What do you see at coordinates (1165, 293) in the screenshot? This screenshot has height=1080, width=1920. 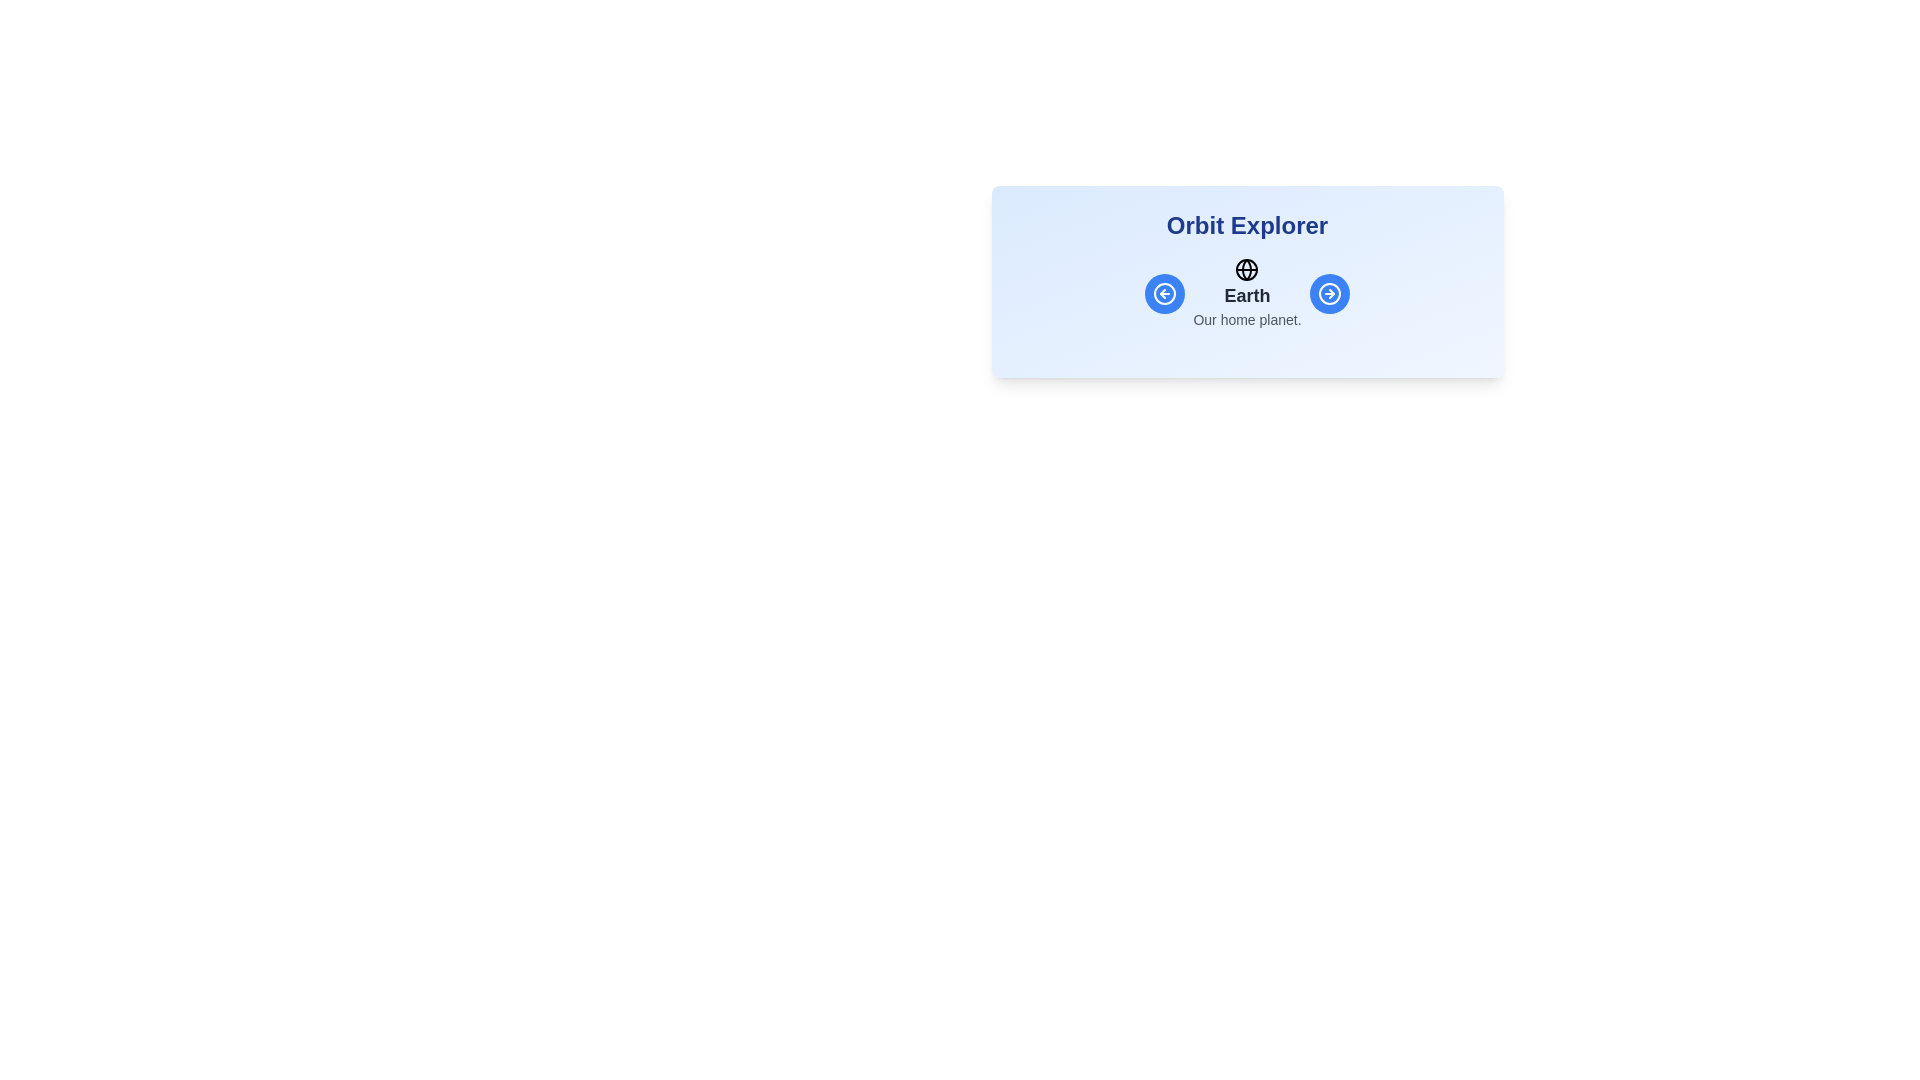 I see `the circular blue button with a white leftward arrow icon` at bounding box center [1165, 293].